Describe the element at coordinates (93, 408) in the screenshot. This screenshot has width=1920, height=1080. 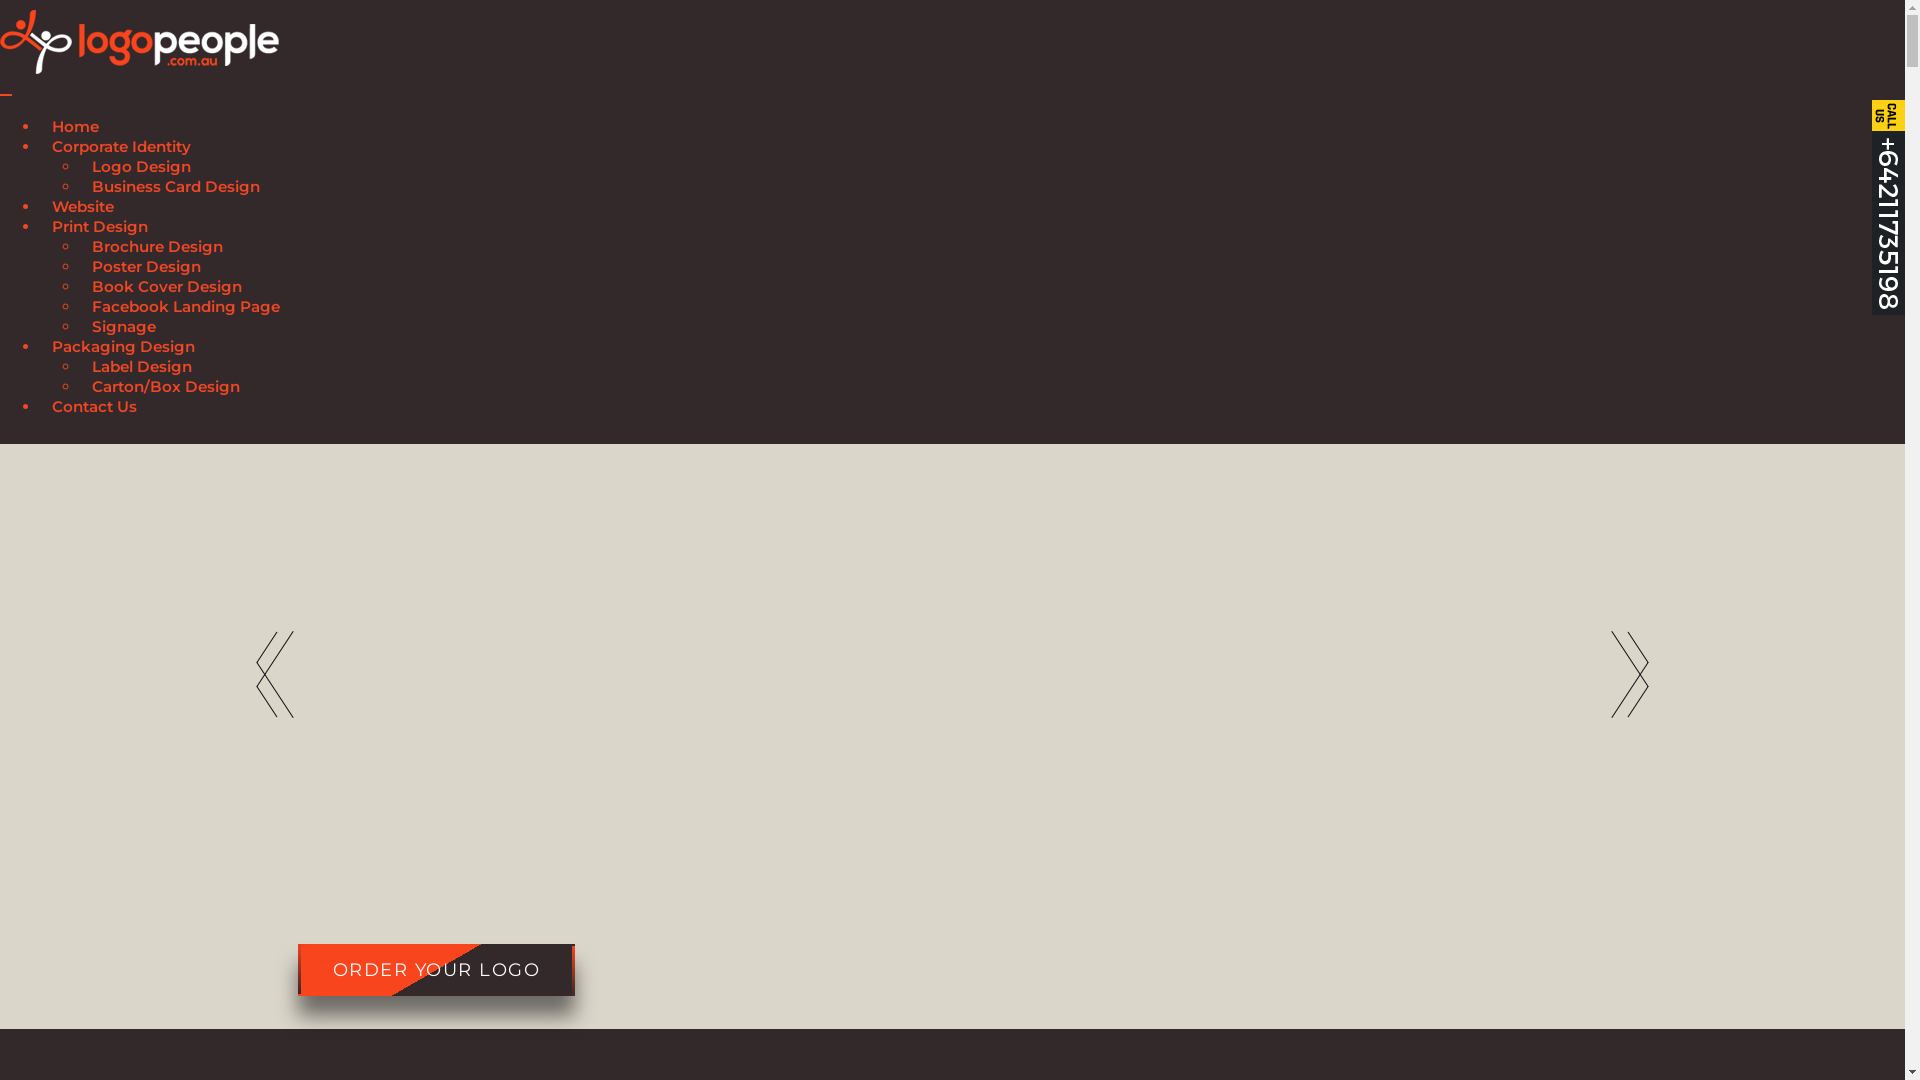
I see `'Contact Us'` at that location.